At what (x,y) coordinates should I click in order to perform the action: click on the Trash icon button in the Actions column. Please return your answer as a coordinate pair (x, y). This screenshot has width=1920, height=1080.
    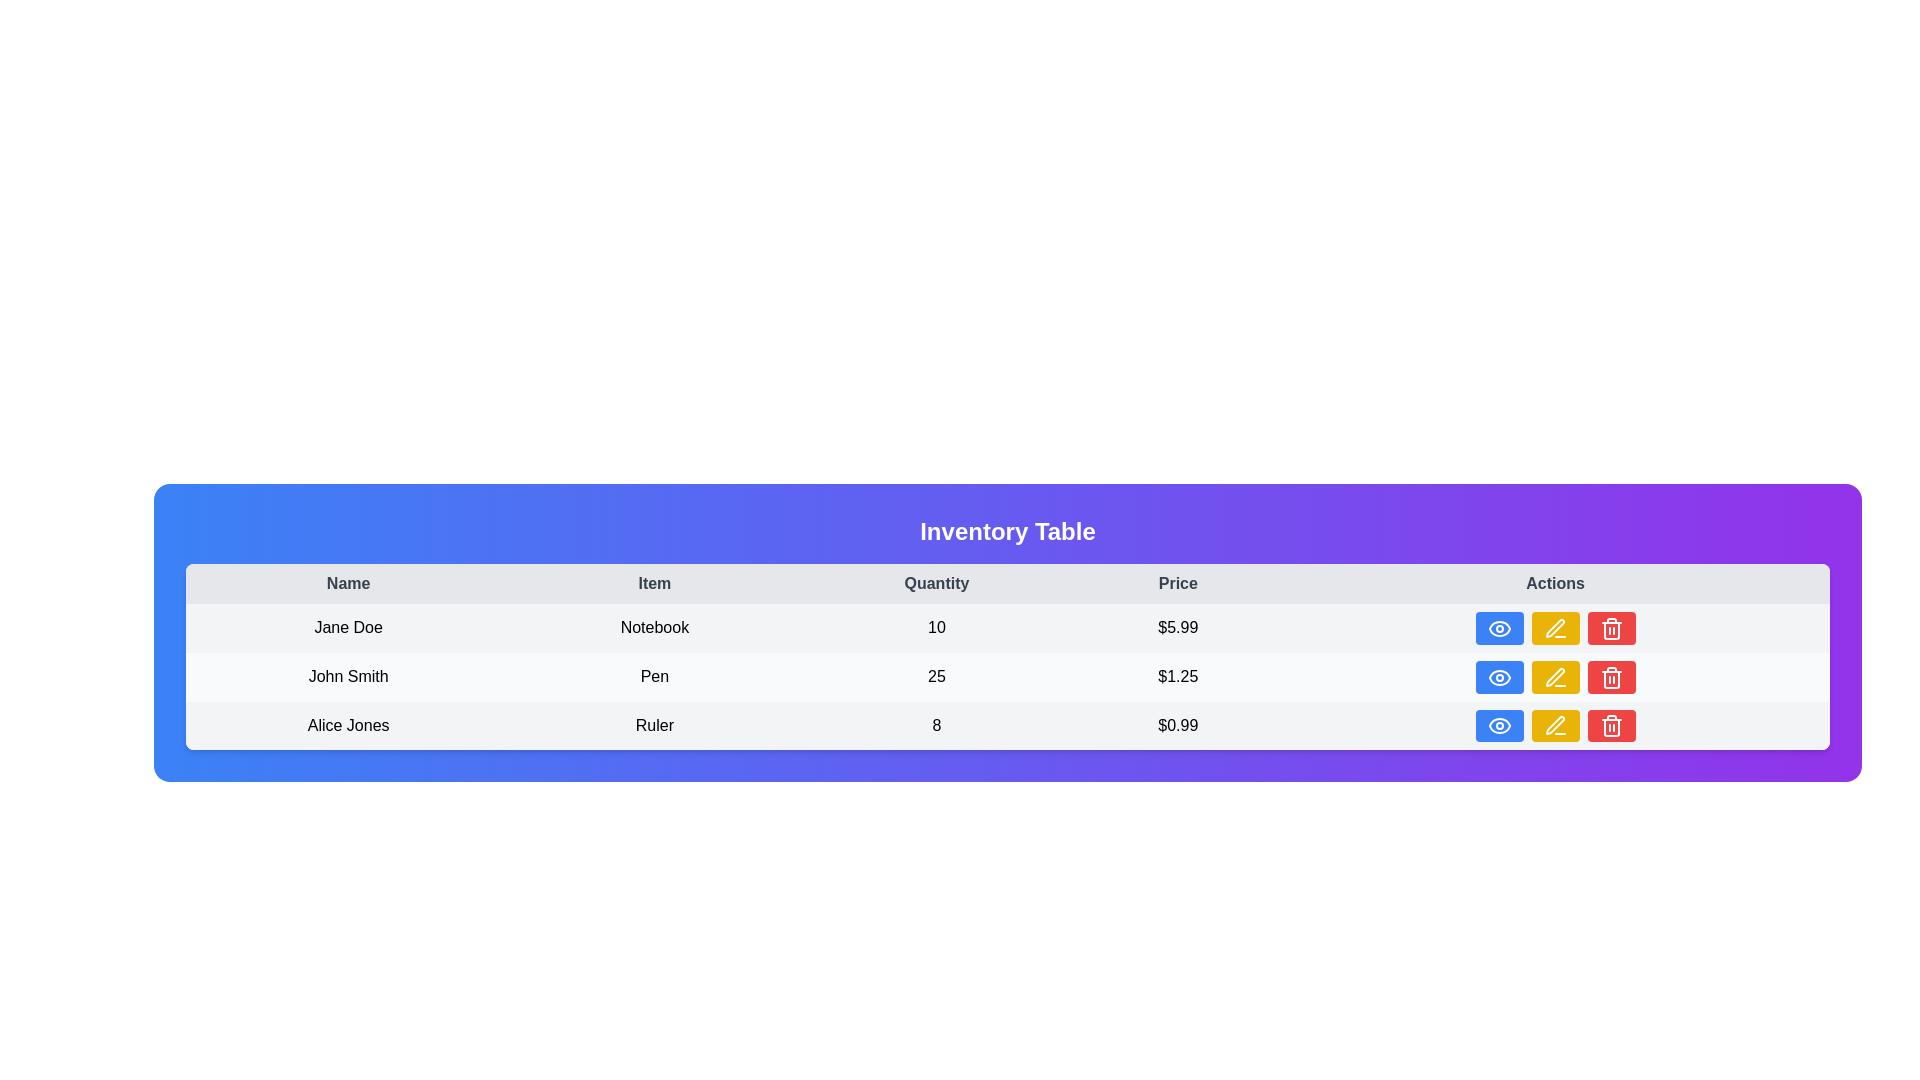
    Looking at the image, I should click on (1611, 627).